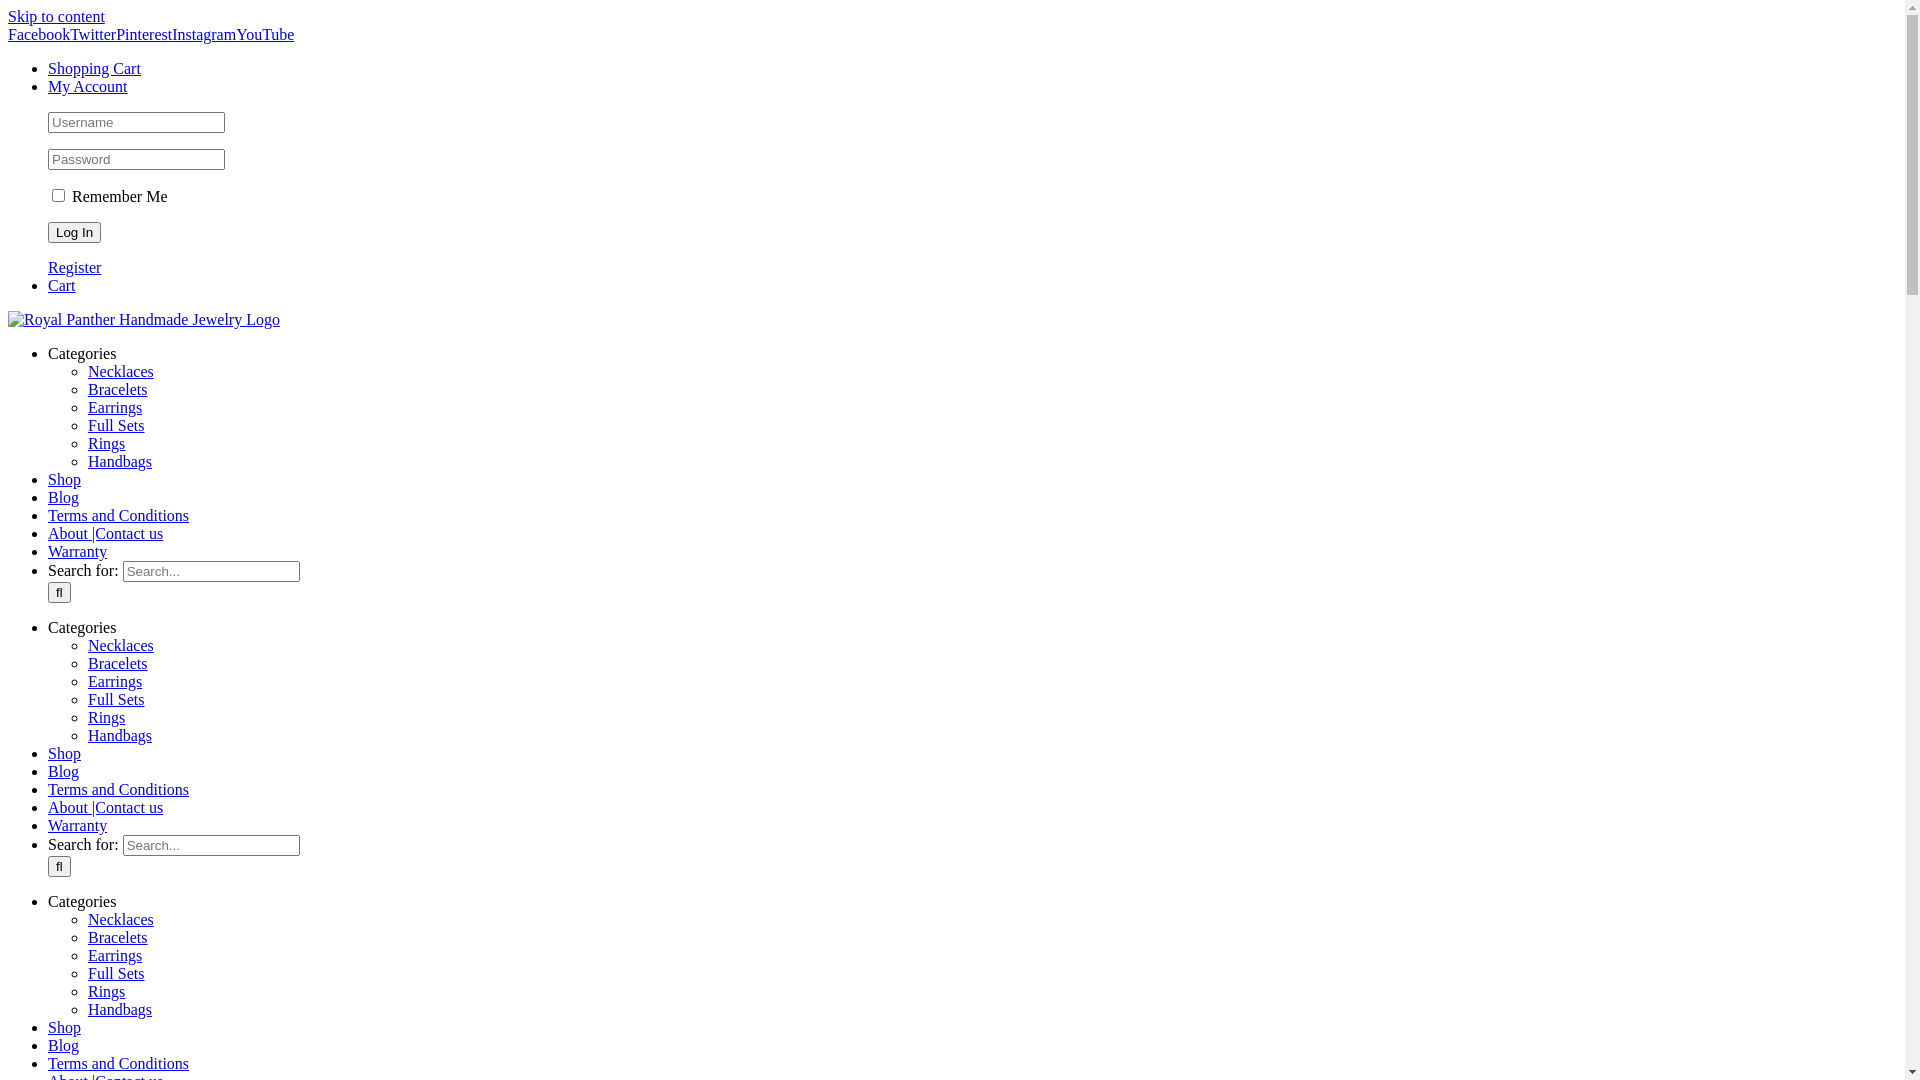 Image resolution: width=1920 pixels, height=1080 pixels. Describe the element at coordinates (74, 266) in the screenshot. I see `'Register'` at that location.